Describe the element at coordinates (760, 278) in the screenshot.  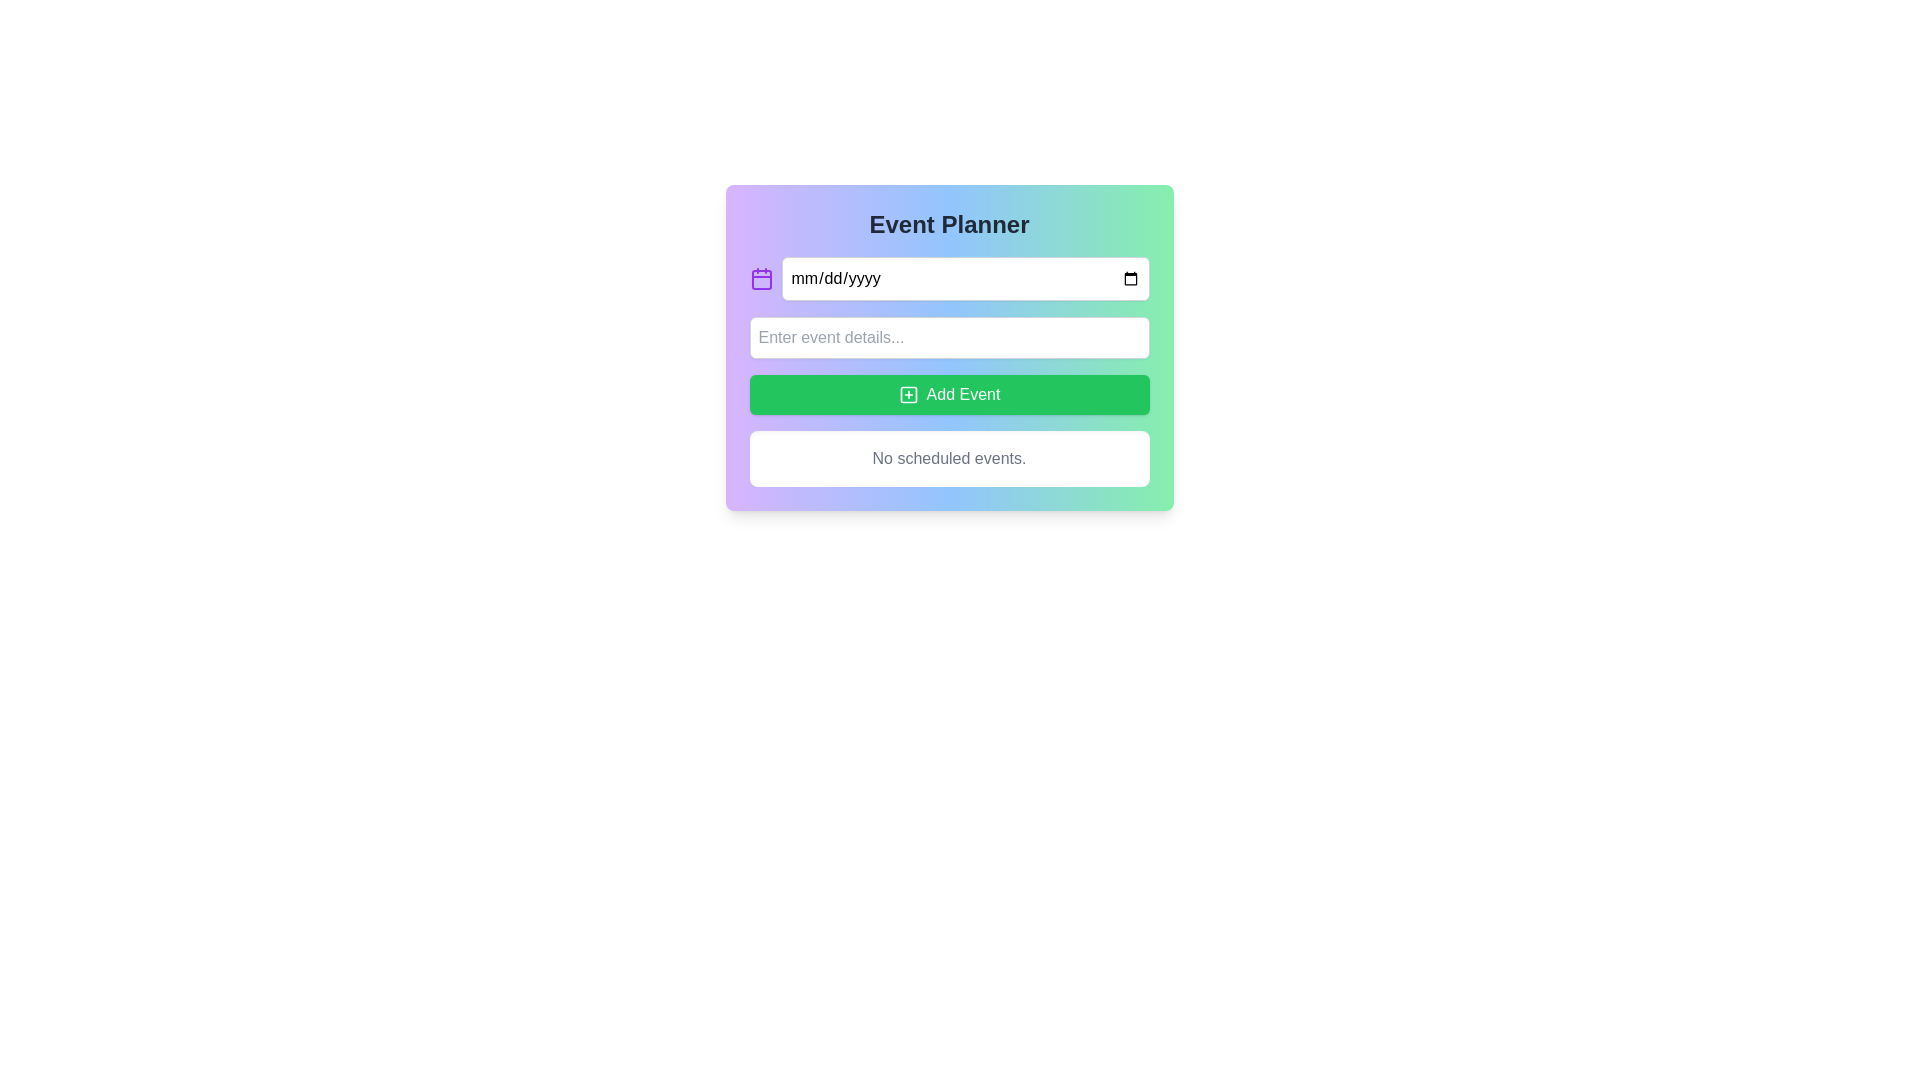
I see `the purple calendar icon located to the left of the date input box labeled 'mm/dd/yyyy'` at that location.